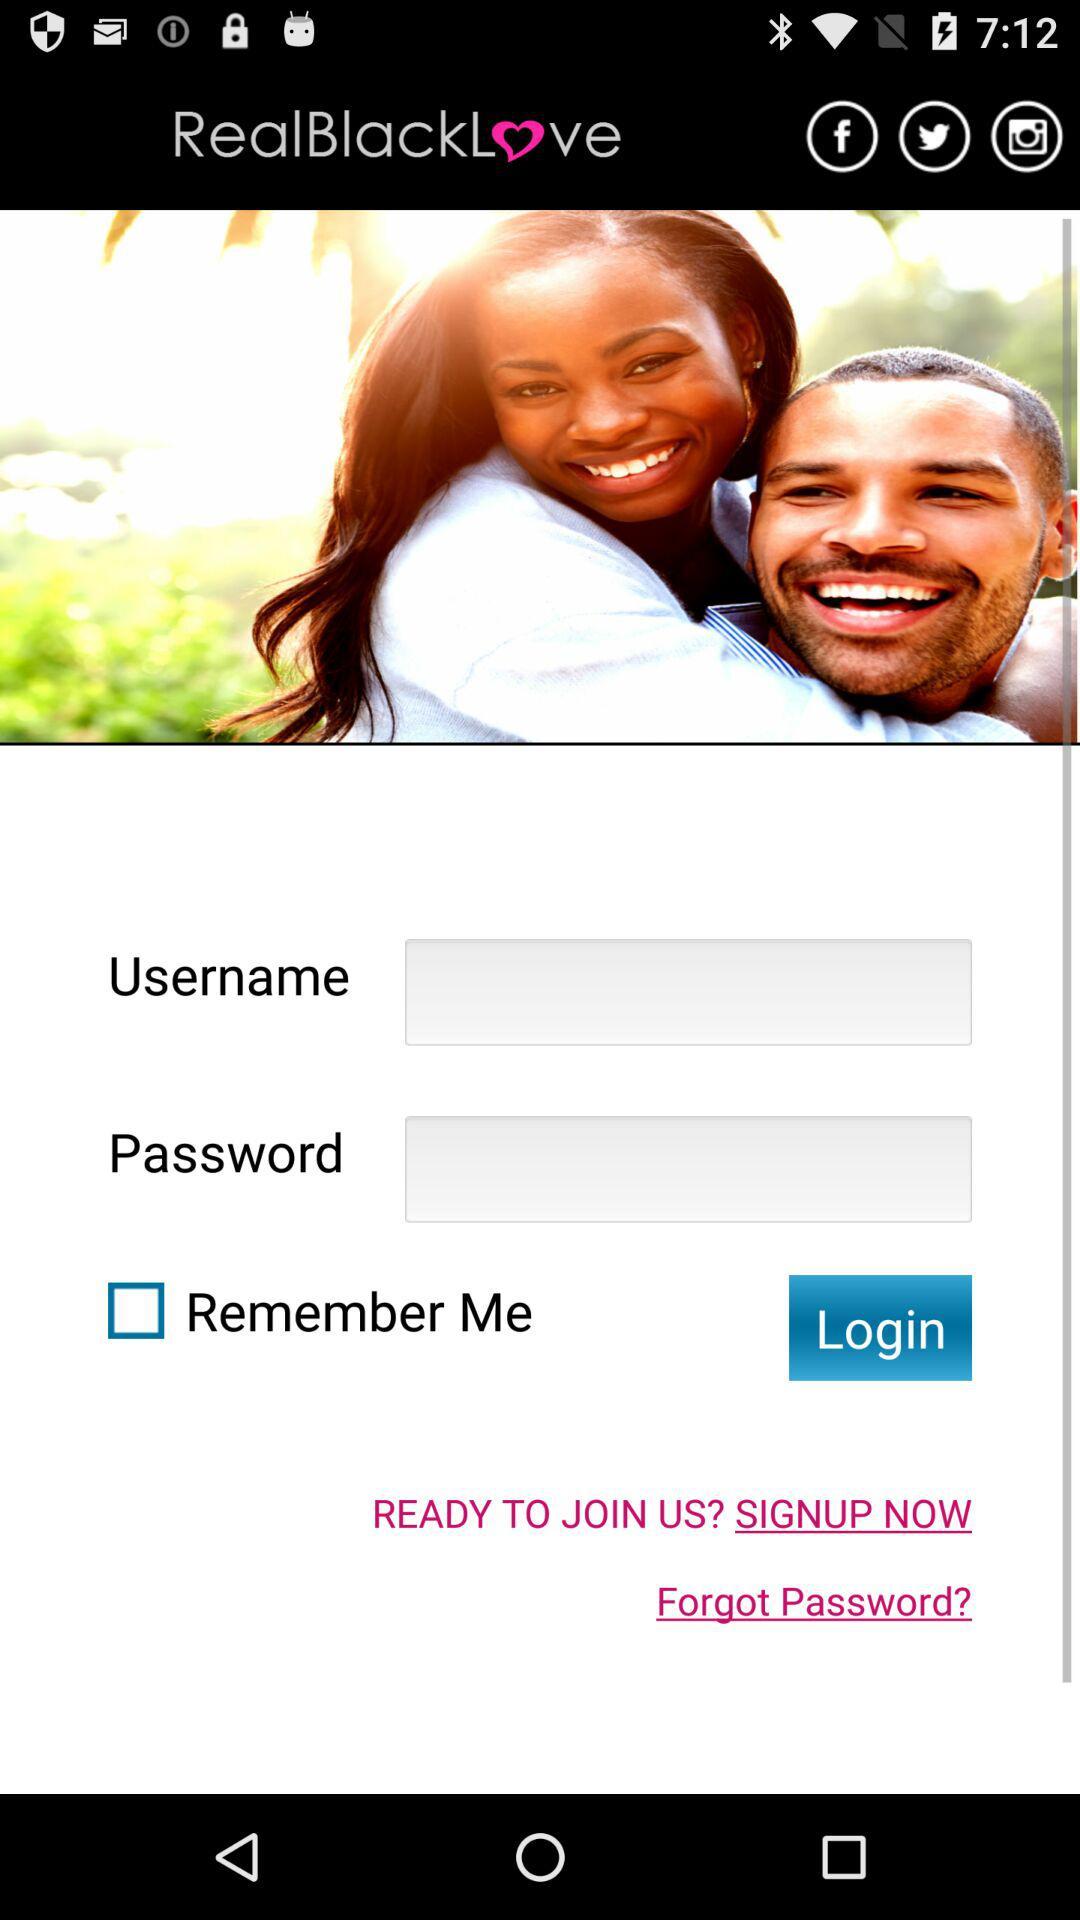  I want to click on the facebook icon, so click(842, 144).